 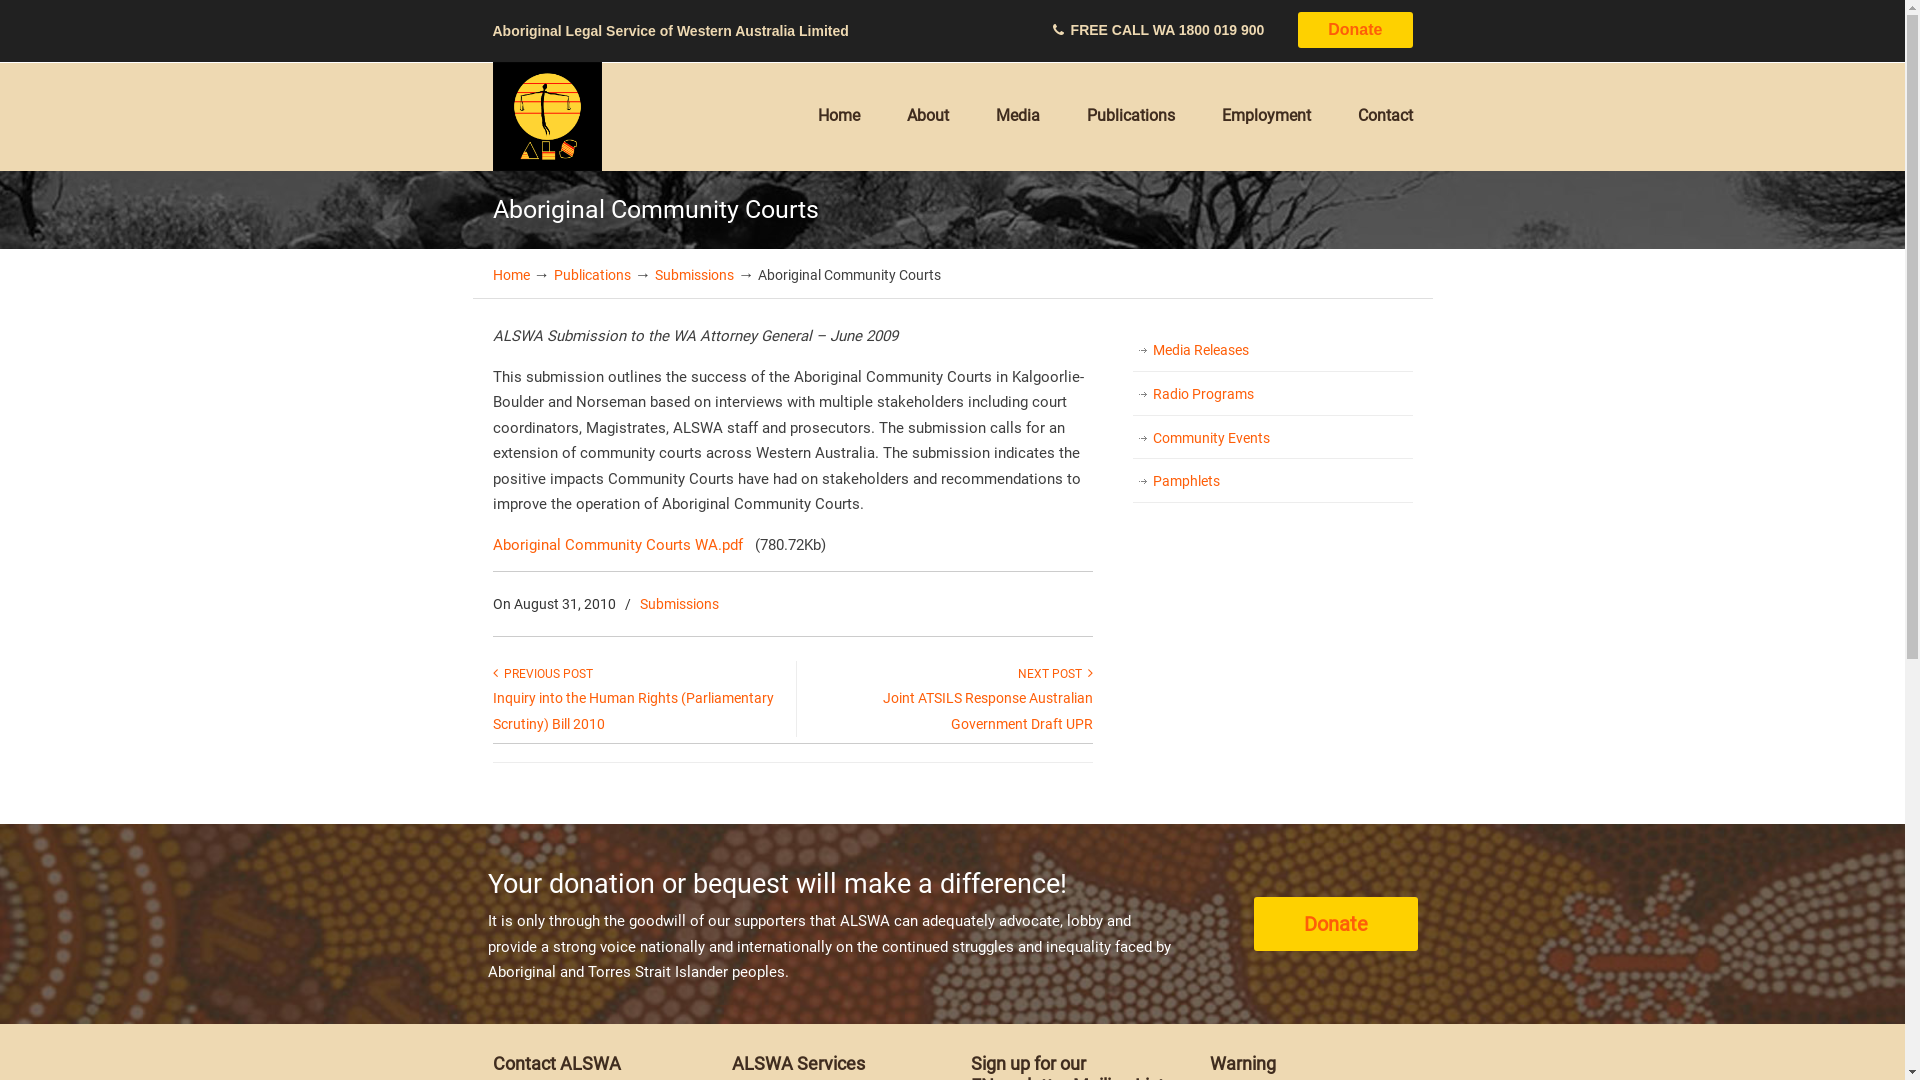 I want to click on 'Community Events', so click(x=1271, y=438).